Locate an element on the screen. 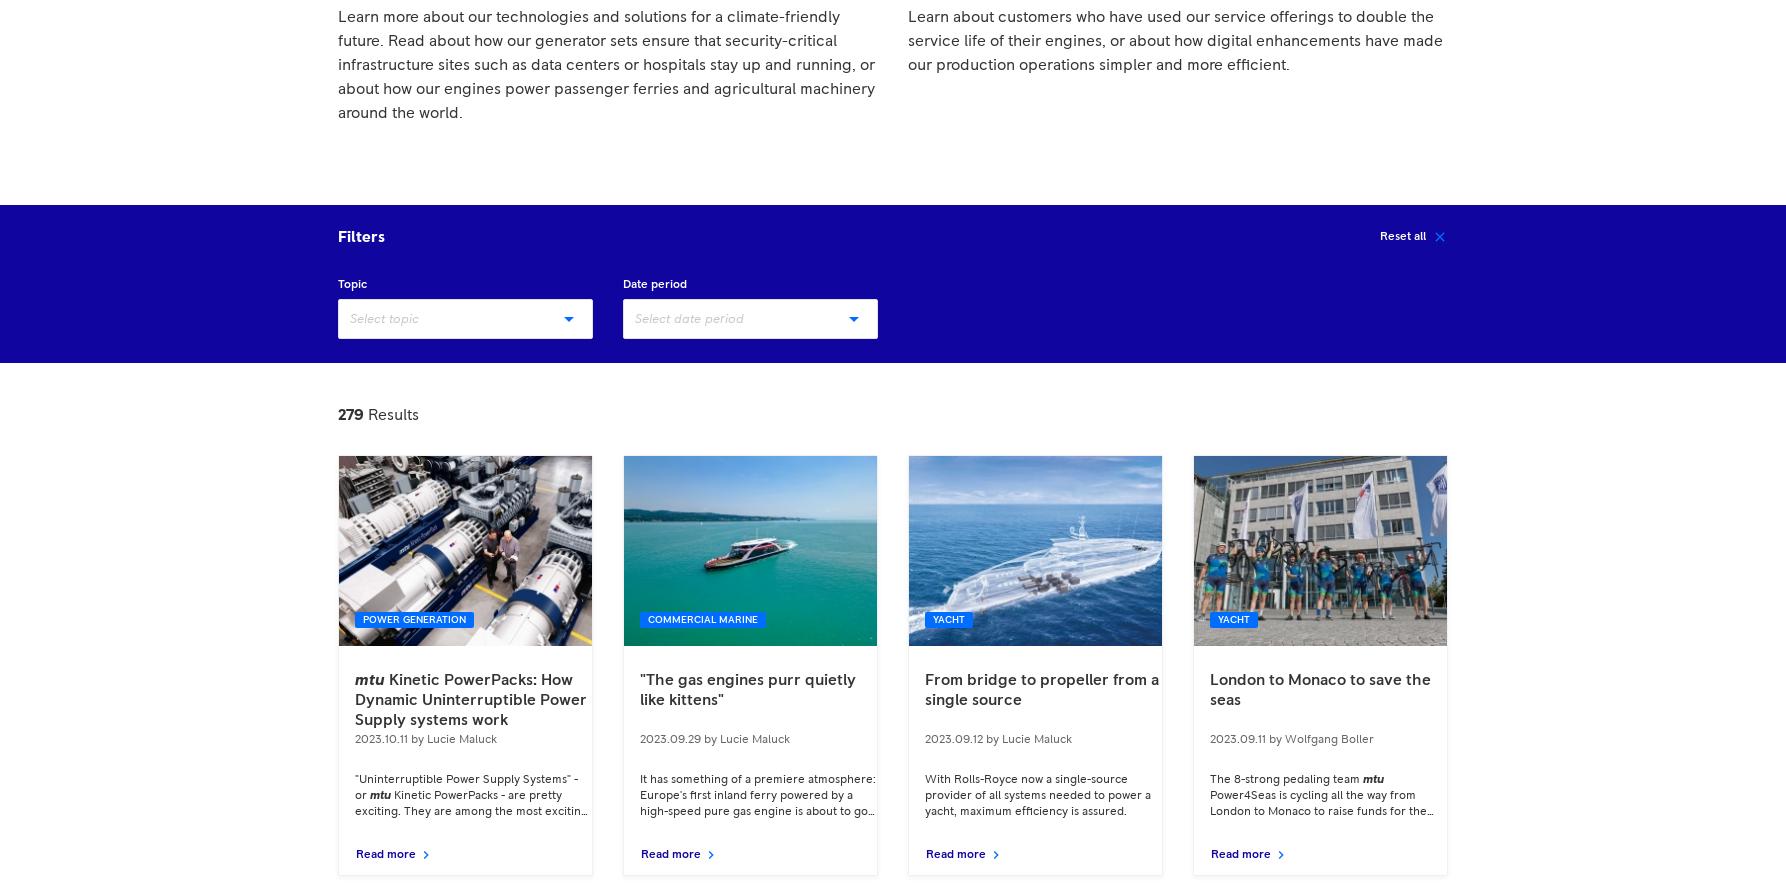  'Kinetic PowerPacks: How Dynamic Uninterruptible Power Supply systems work' is located at coordinates (469, 697).